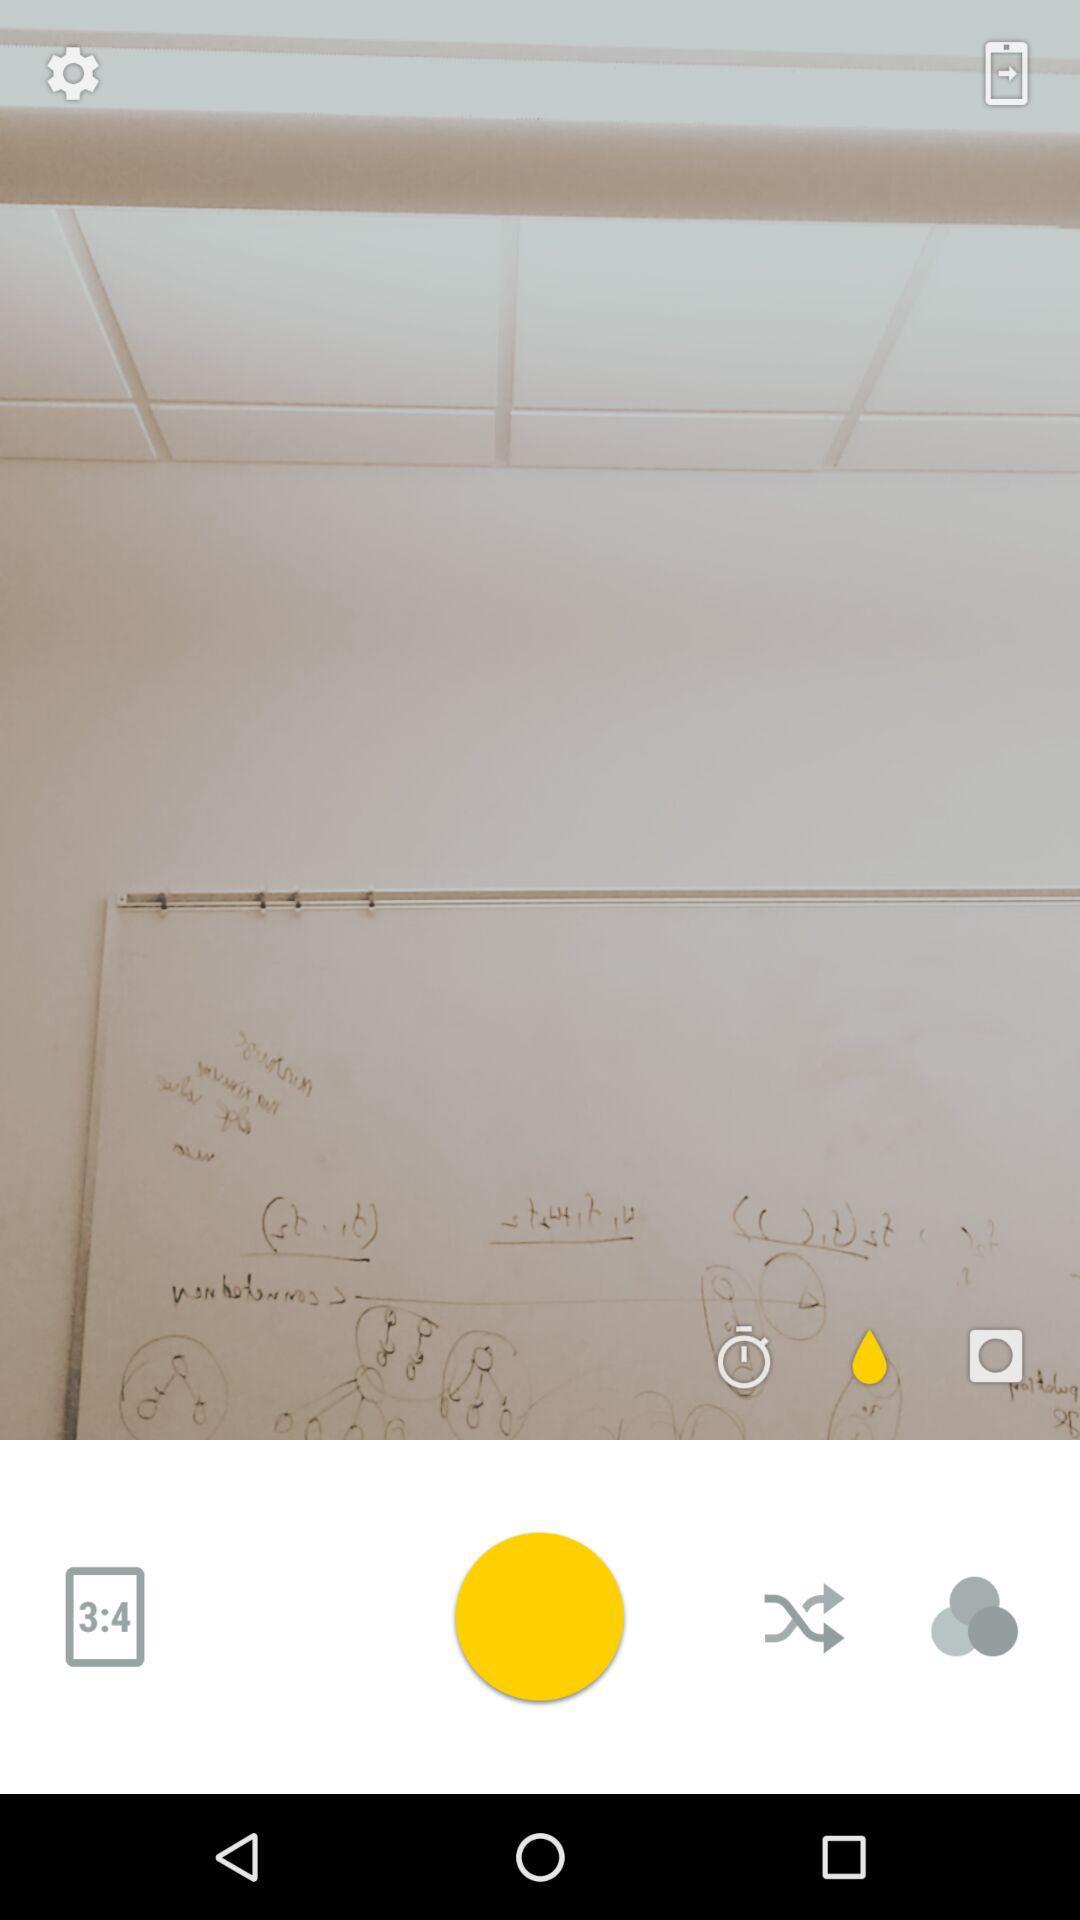 This screenshot has height=1920, width=1080. I want to click on filter, so click(869, 1356).